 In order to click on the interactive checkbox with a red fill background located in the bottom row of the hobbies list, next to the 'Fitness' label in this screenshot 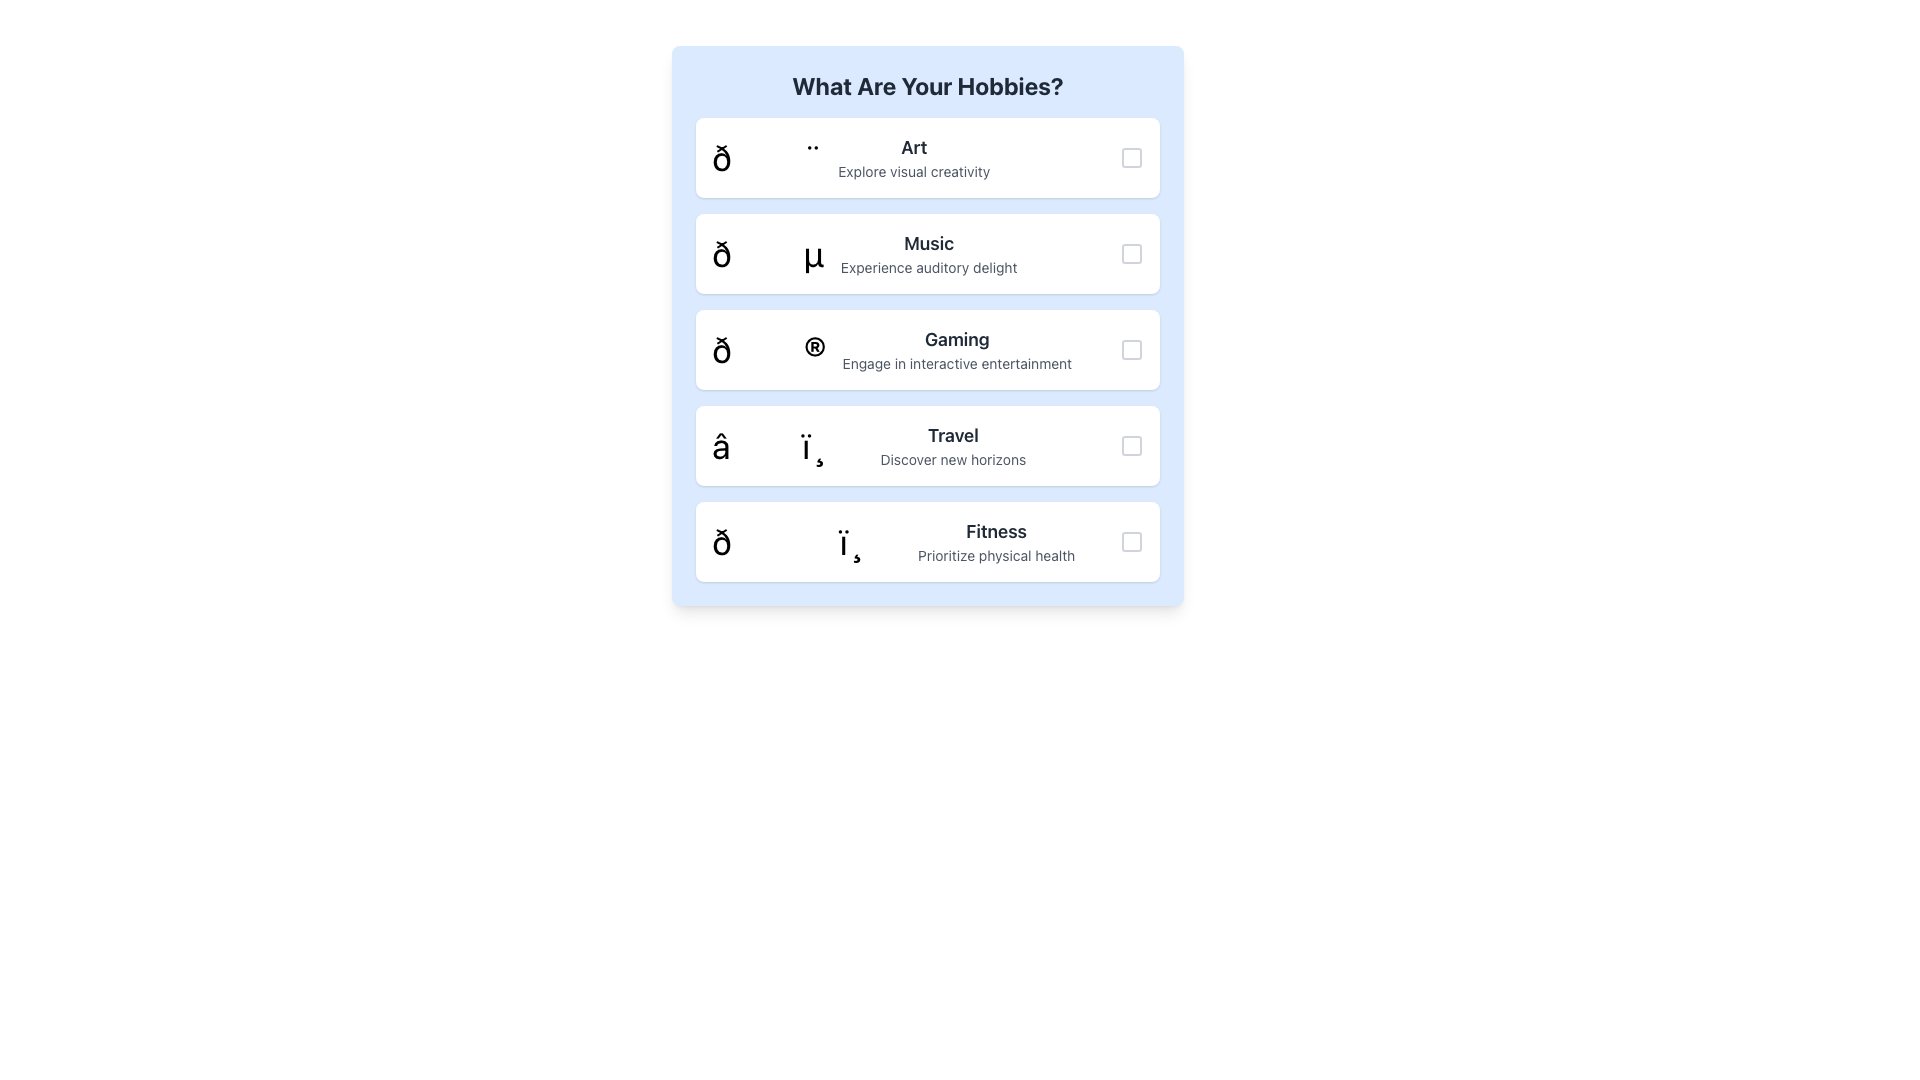, I will do `click(1132, 542)`.